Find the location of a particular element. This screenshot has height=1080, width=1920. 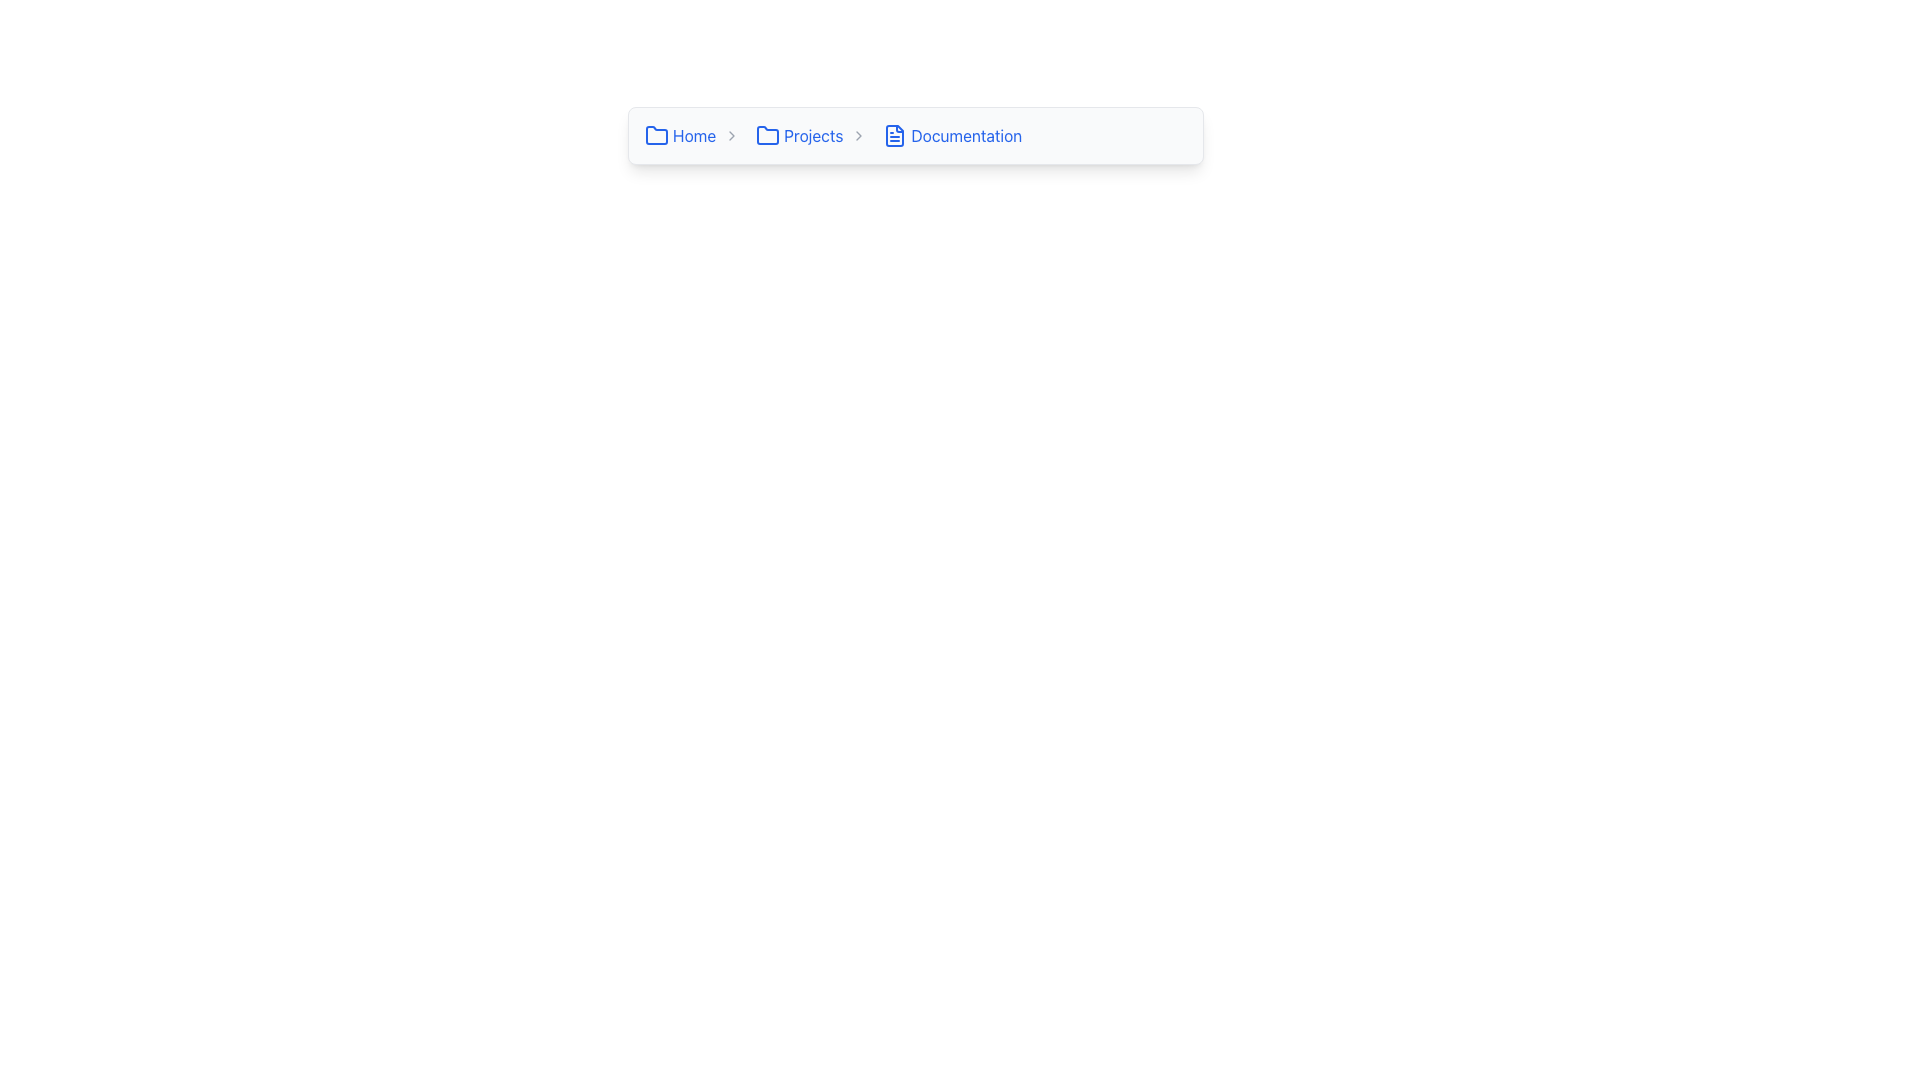

the 'Home' breadcrumb link represented by the leftmost SVG icon in the breadcrumb navigation bar is located at coordinates (657, 135).